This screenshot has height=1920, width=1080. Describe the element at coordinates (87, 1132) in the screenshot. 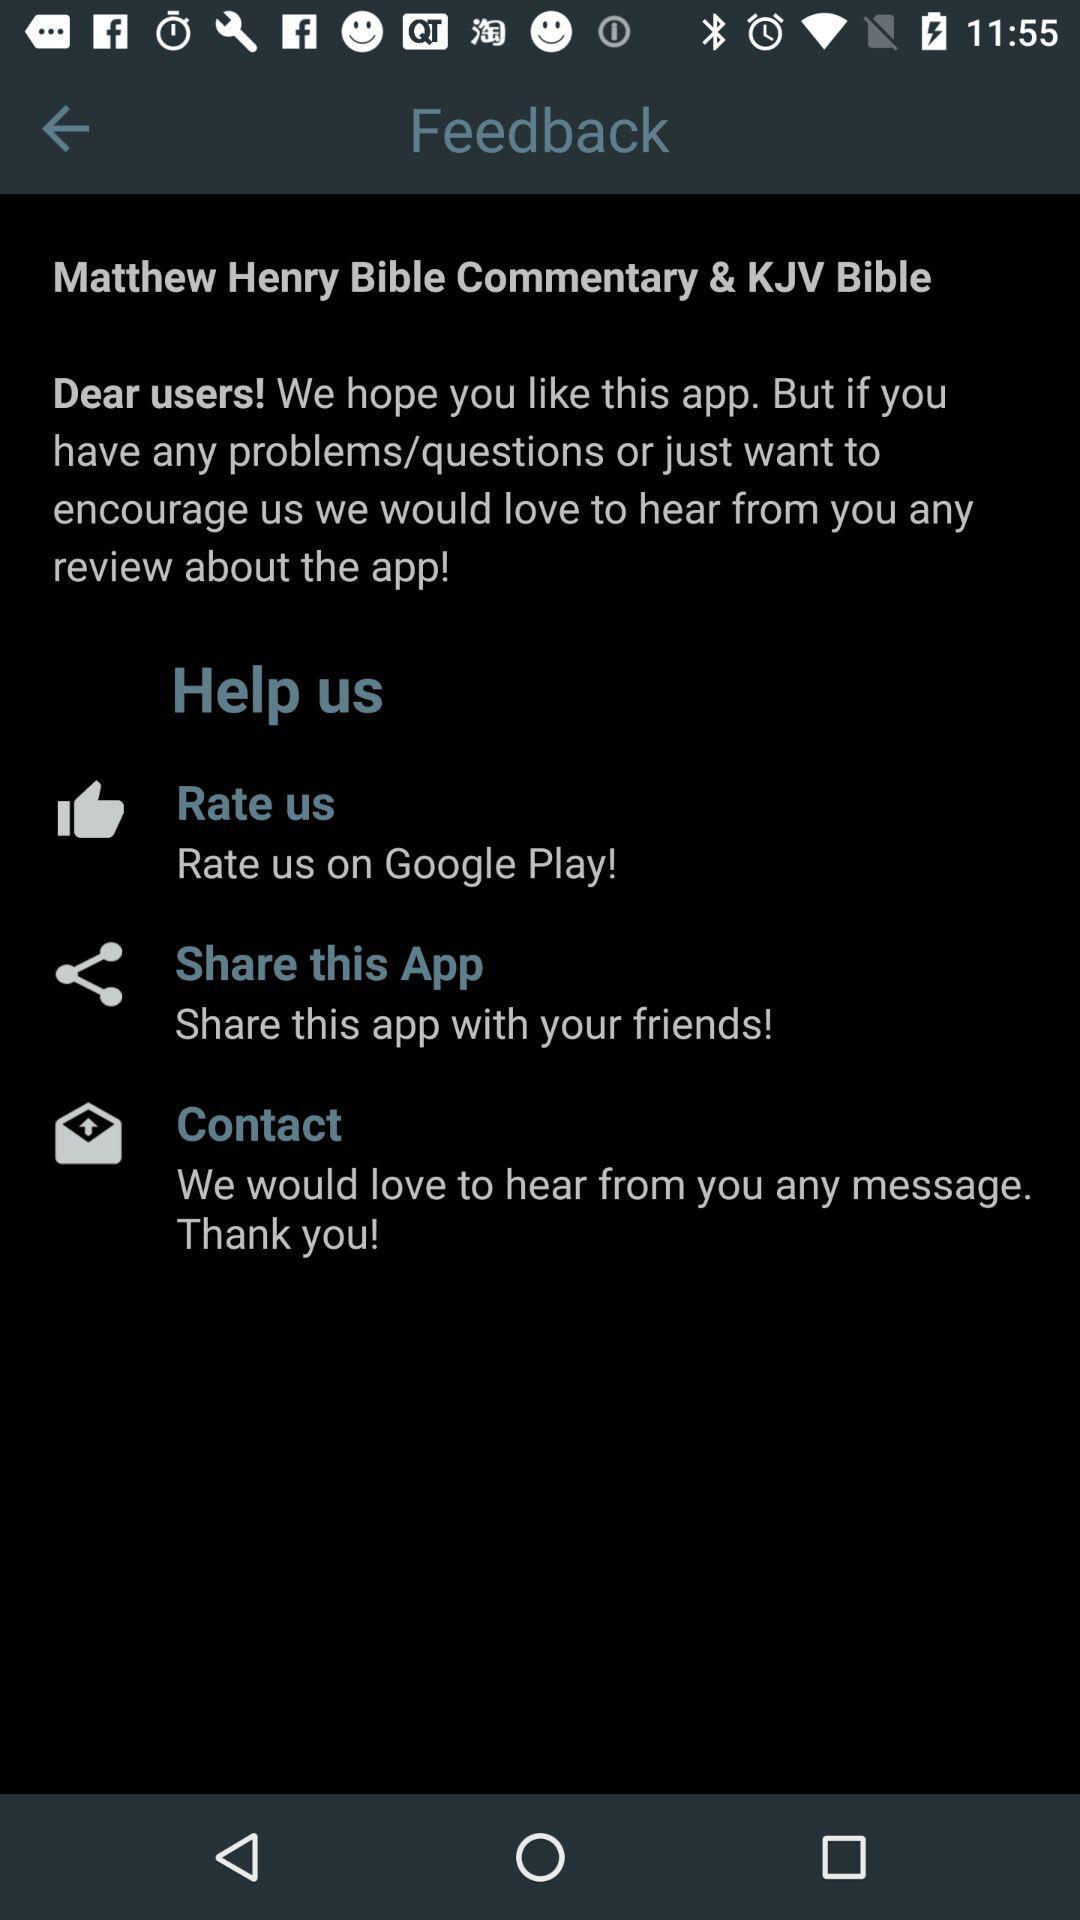

I see `contact app developer` at that location.